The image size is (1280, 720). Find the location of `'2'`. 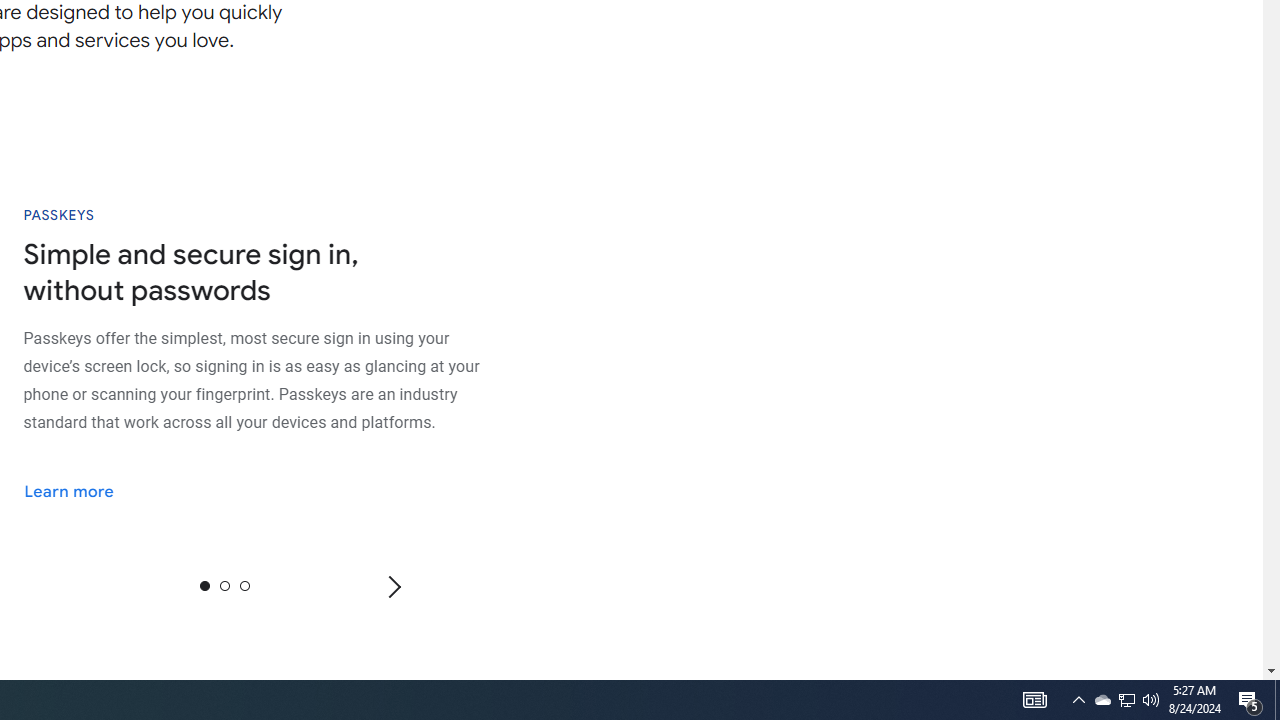

'2' is located at coordinates (242, 585).